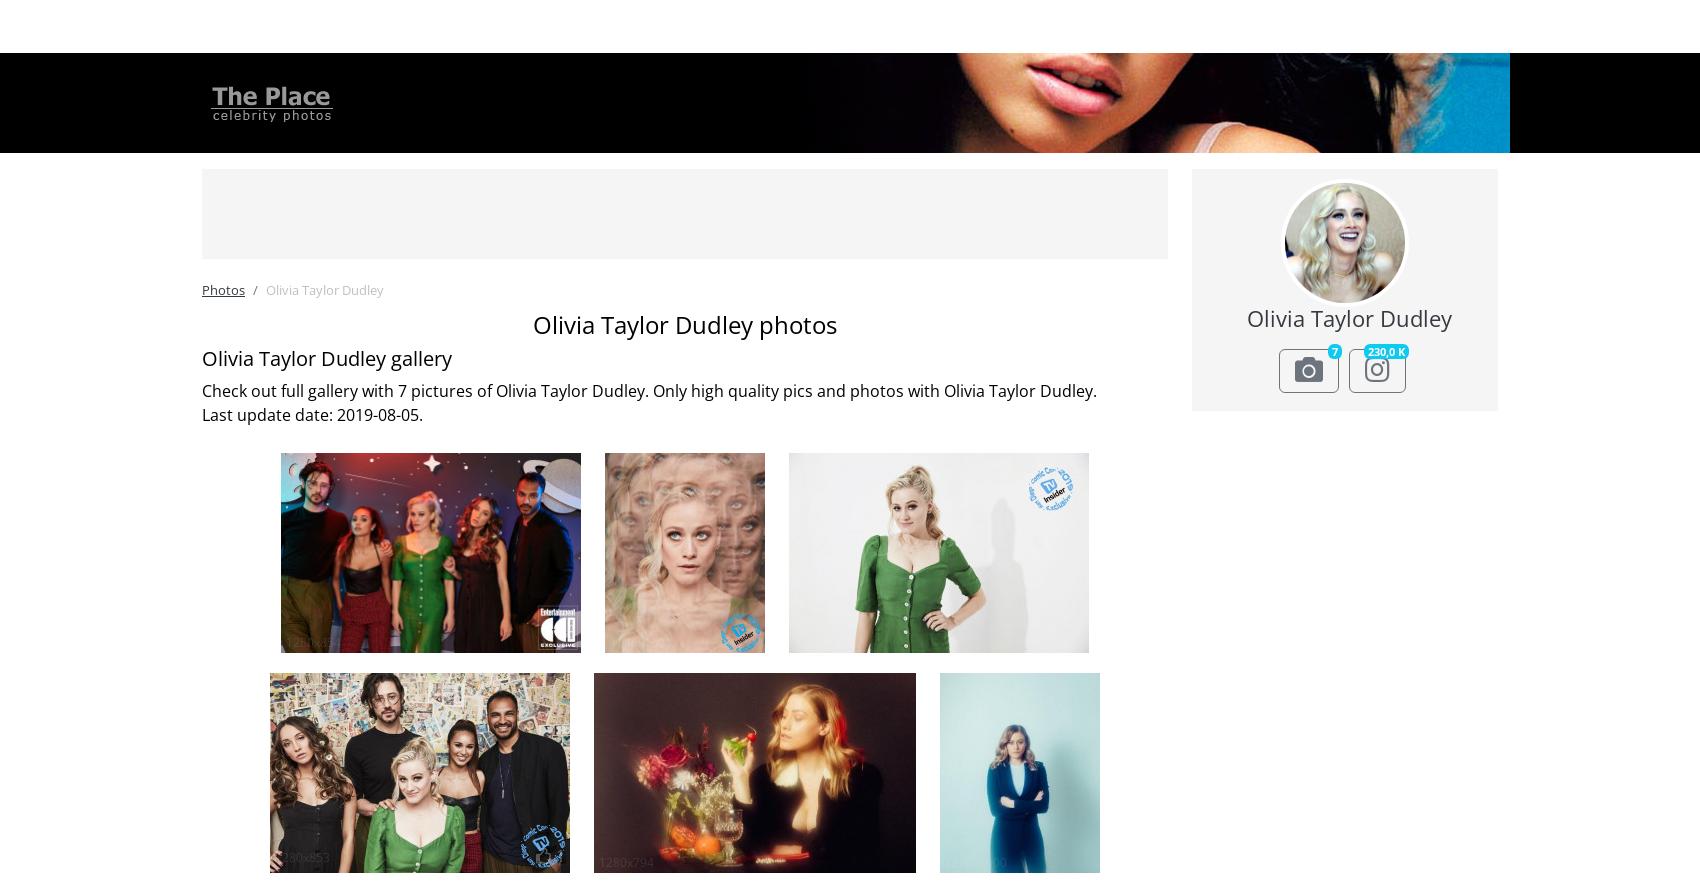 The image size is (1700, 884). What do you see at coordinates (325, 387) in the screenshot?
I see `'Rihanna'` at bounding box center [325, 387].